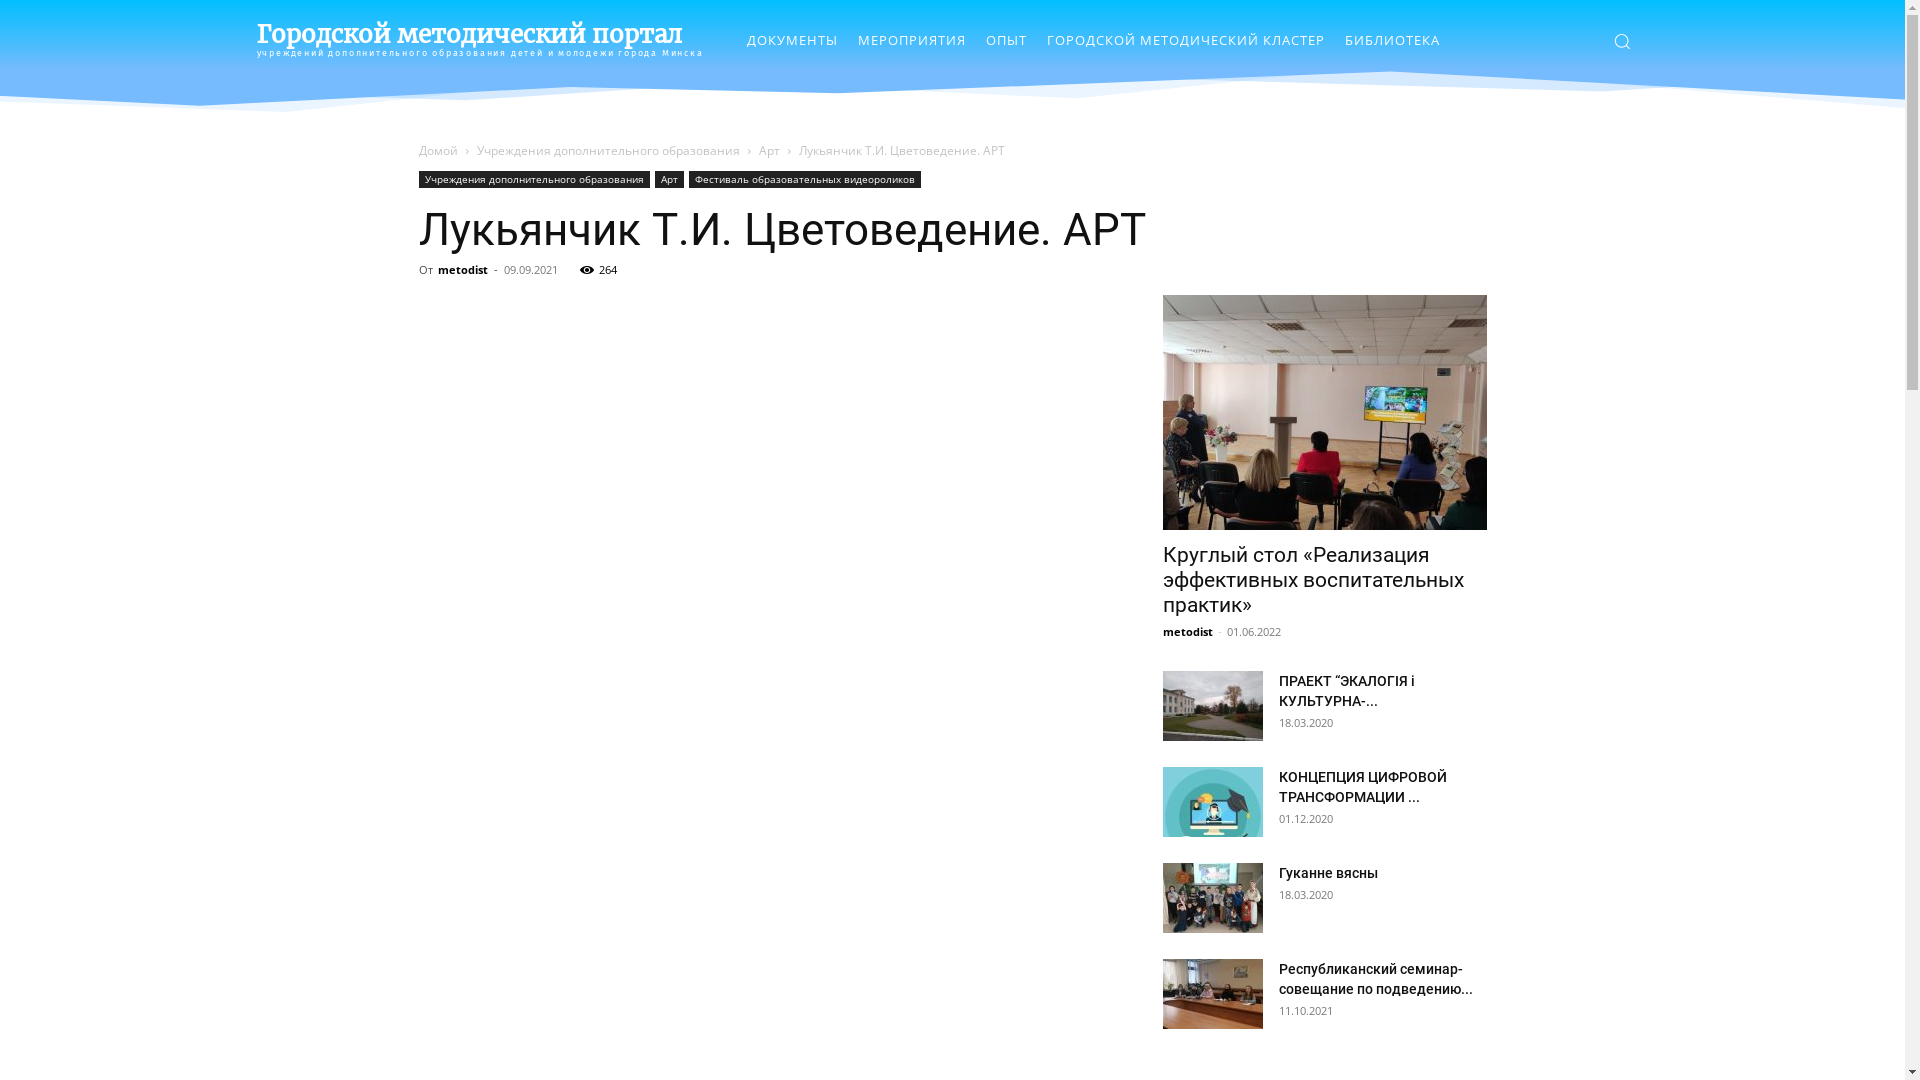  Describe the element at coordinates (461, 268) in the screenshot. I see `'metodist'` at that location.